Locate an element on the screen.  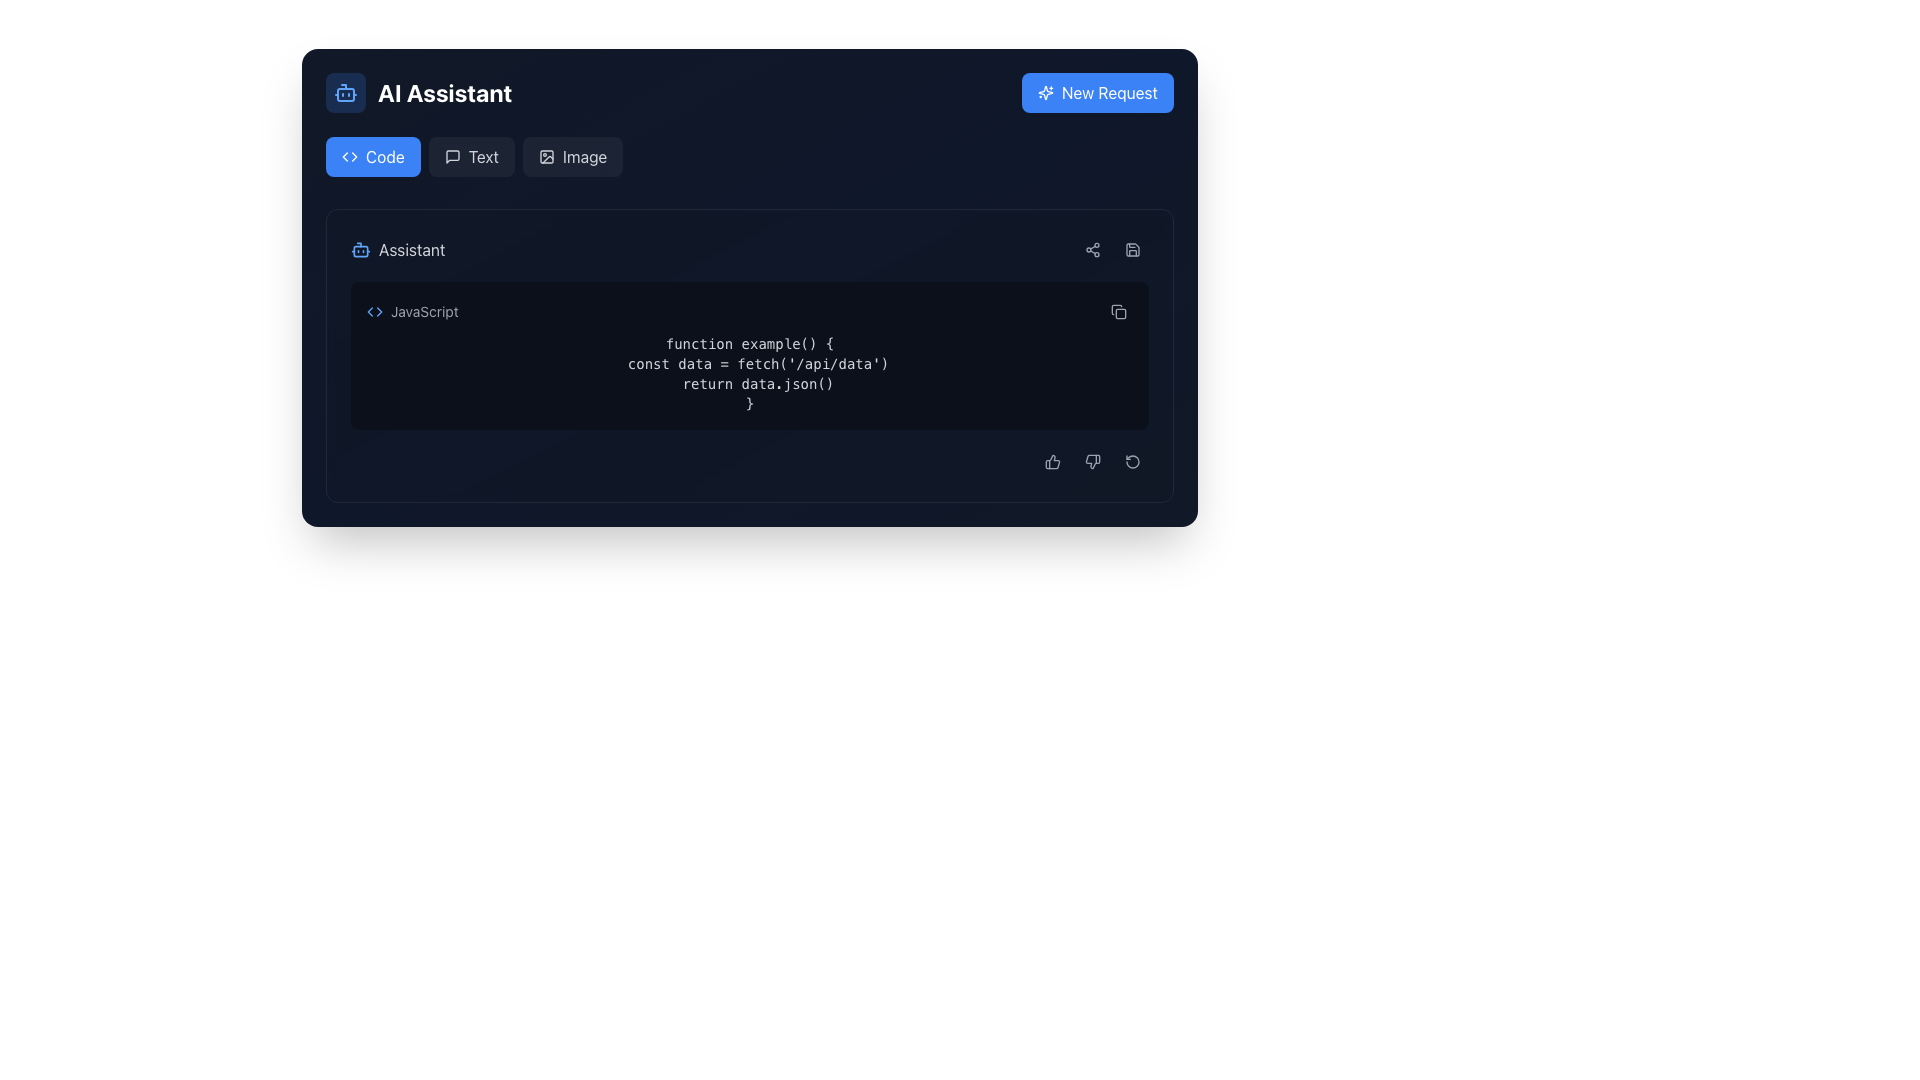
the SVG Rectangle (Background) element that serves as a graphical component within an icon render, positioned at the top-left area of the SVG is located at coordinates (547, 156).